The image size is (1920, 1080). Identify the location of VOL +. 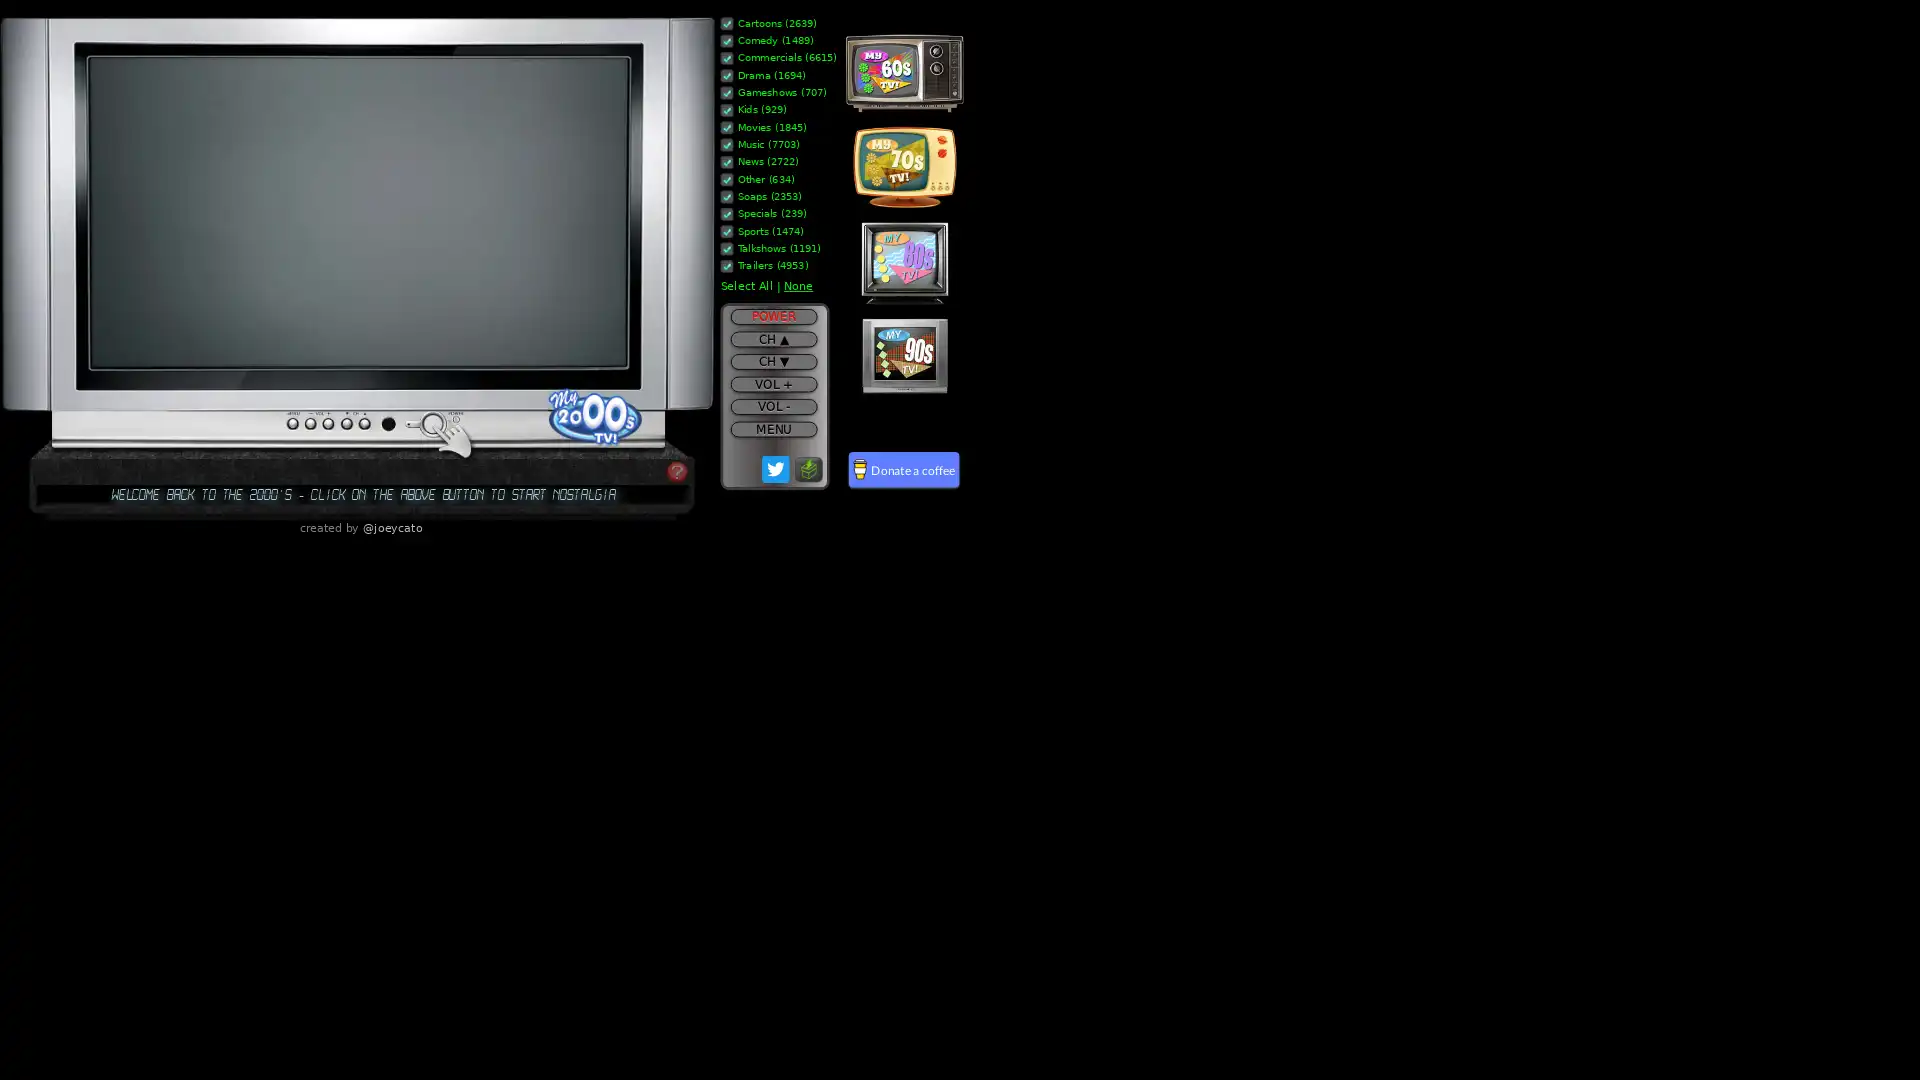
(772, 384).